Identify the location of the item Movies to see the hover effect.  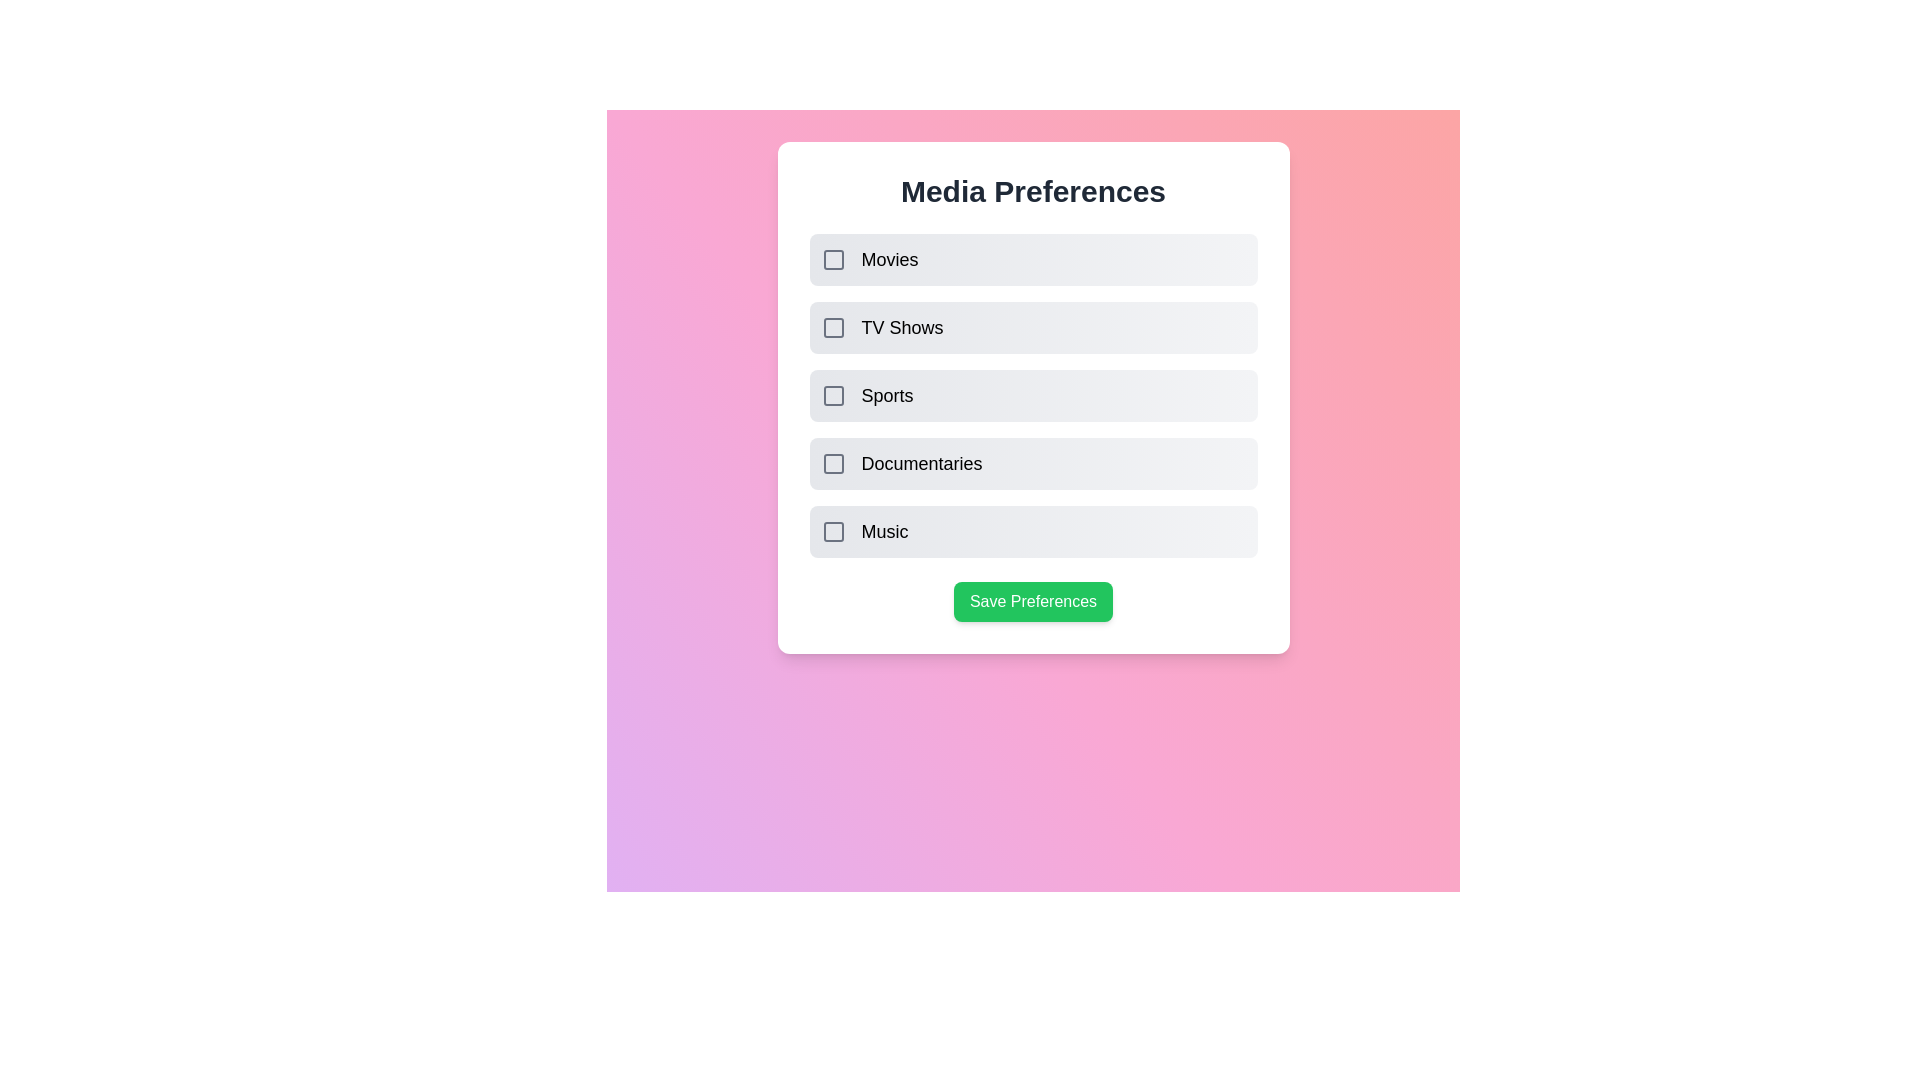
(1033, 258).